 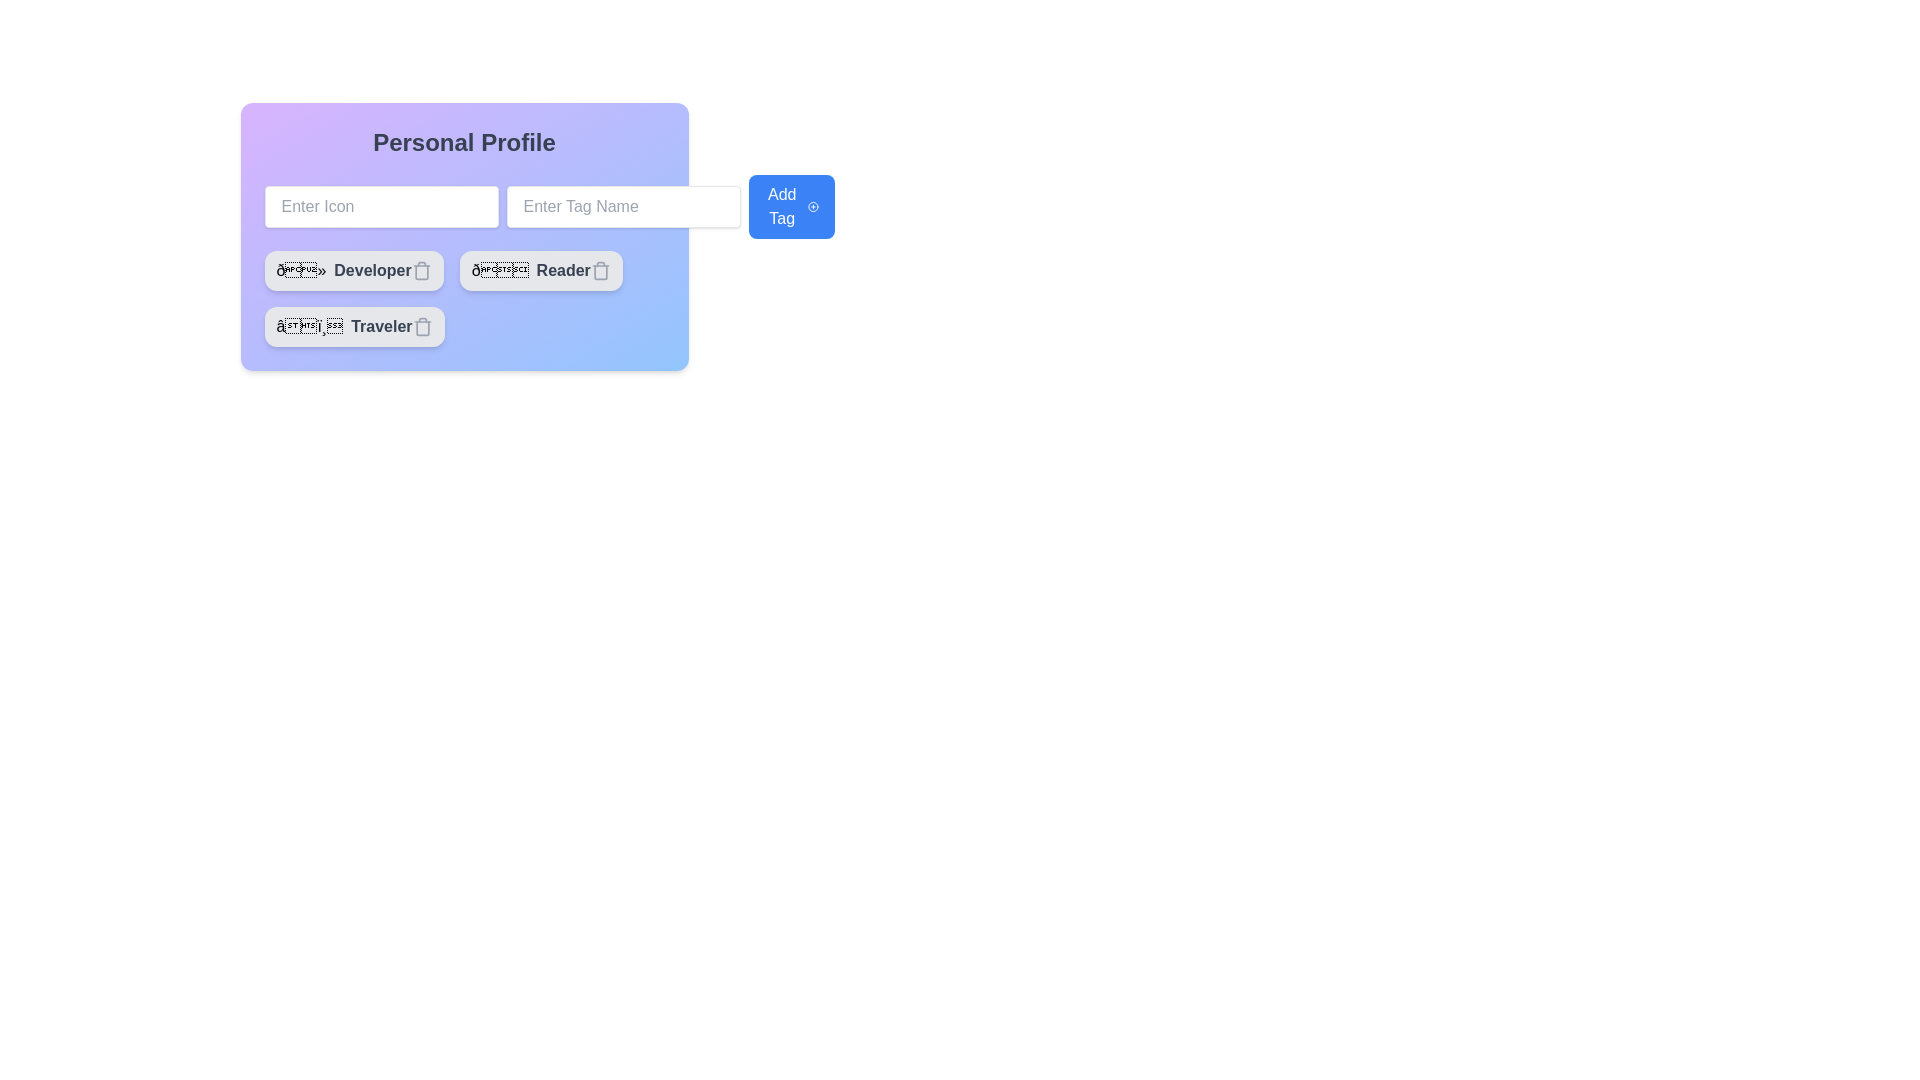 I want to click on the third button-like tag labeled 'Traveler' with a trash bin icon to trigger visual feedback, so click(x=354, y=326).